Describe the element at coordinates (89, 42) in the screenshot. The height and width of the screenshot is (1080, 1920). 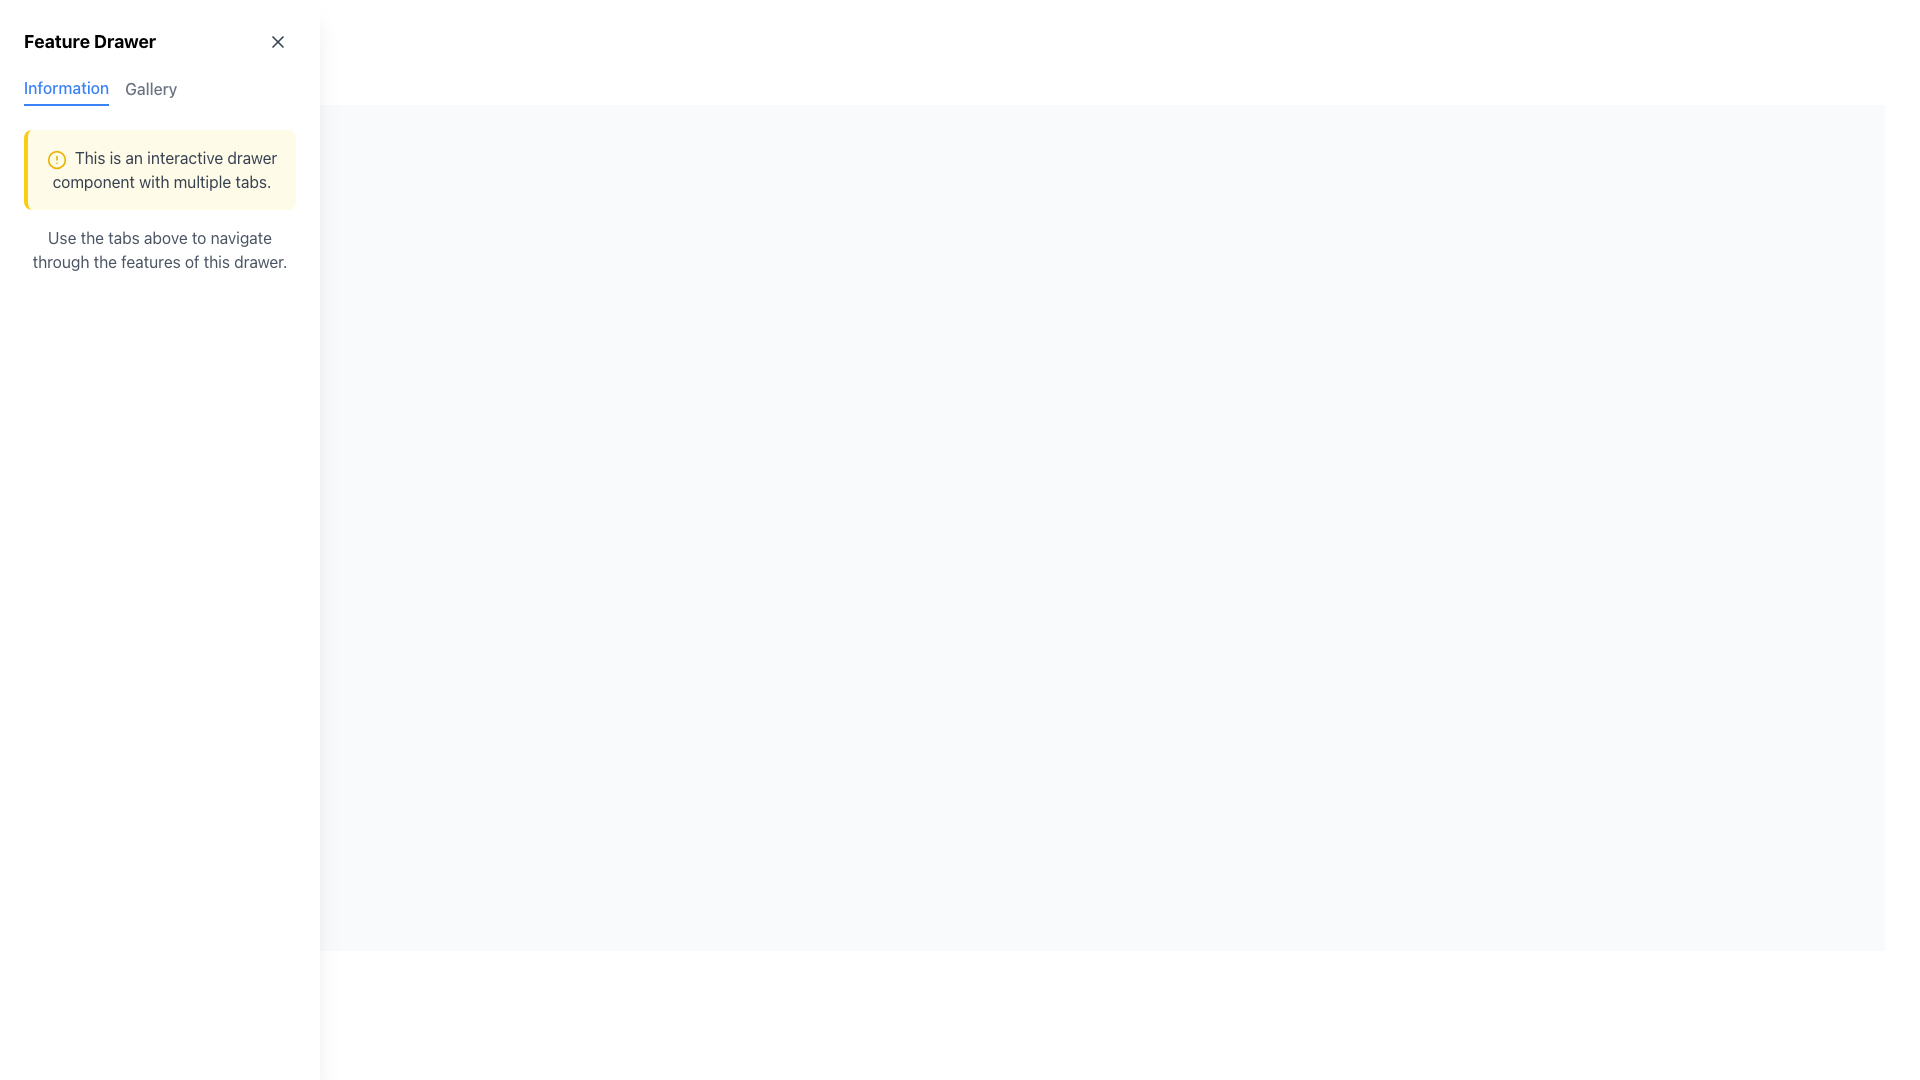
I see `the static text label displaying 'Feature Drawer', which is prominently styled and located at the top-left corner of the panel, aligned to the left next to the 'X' icon` at that location.